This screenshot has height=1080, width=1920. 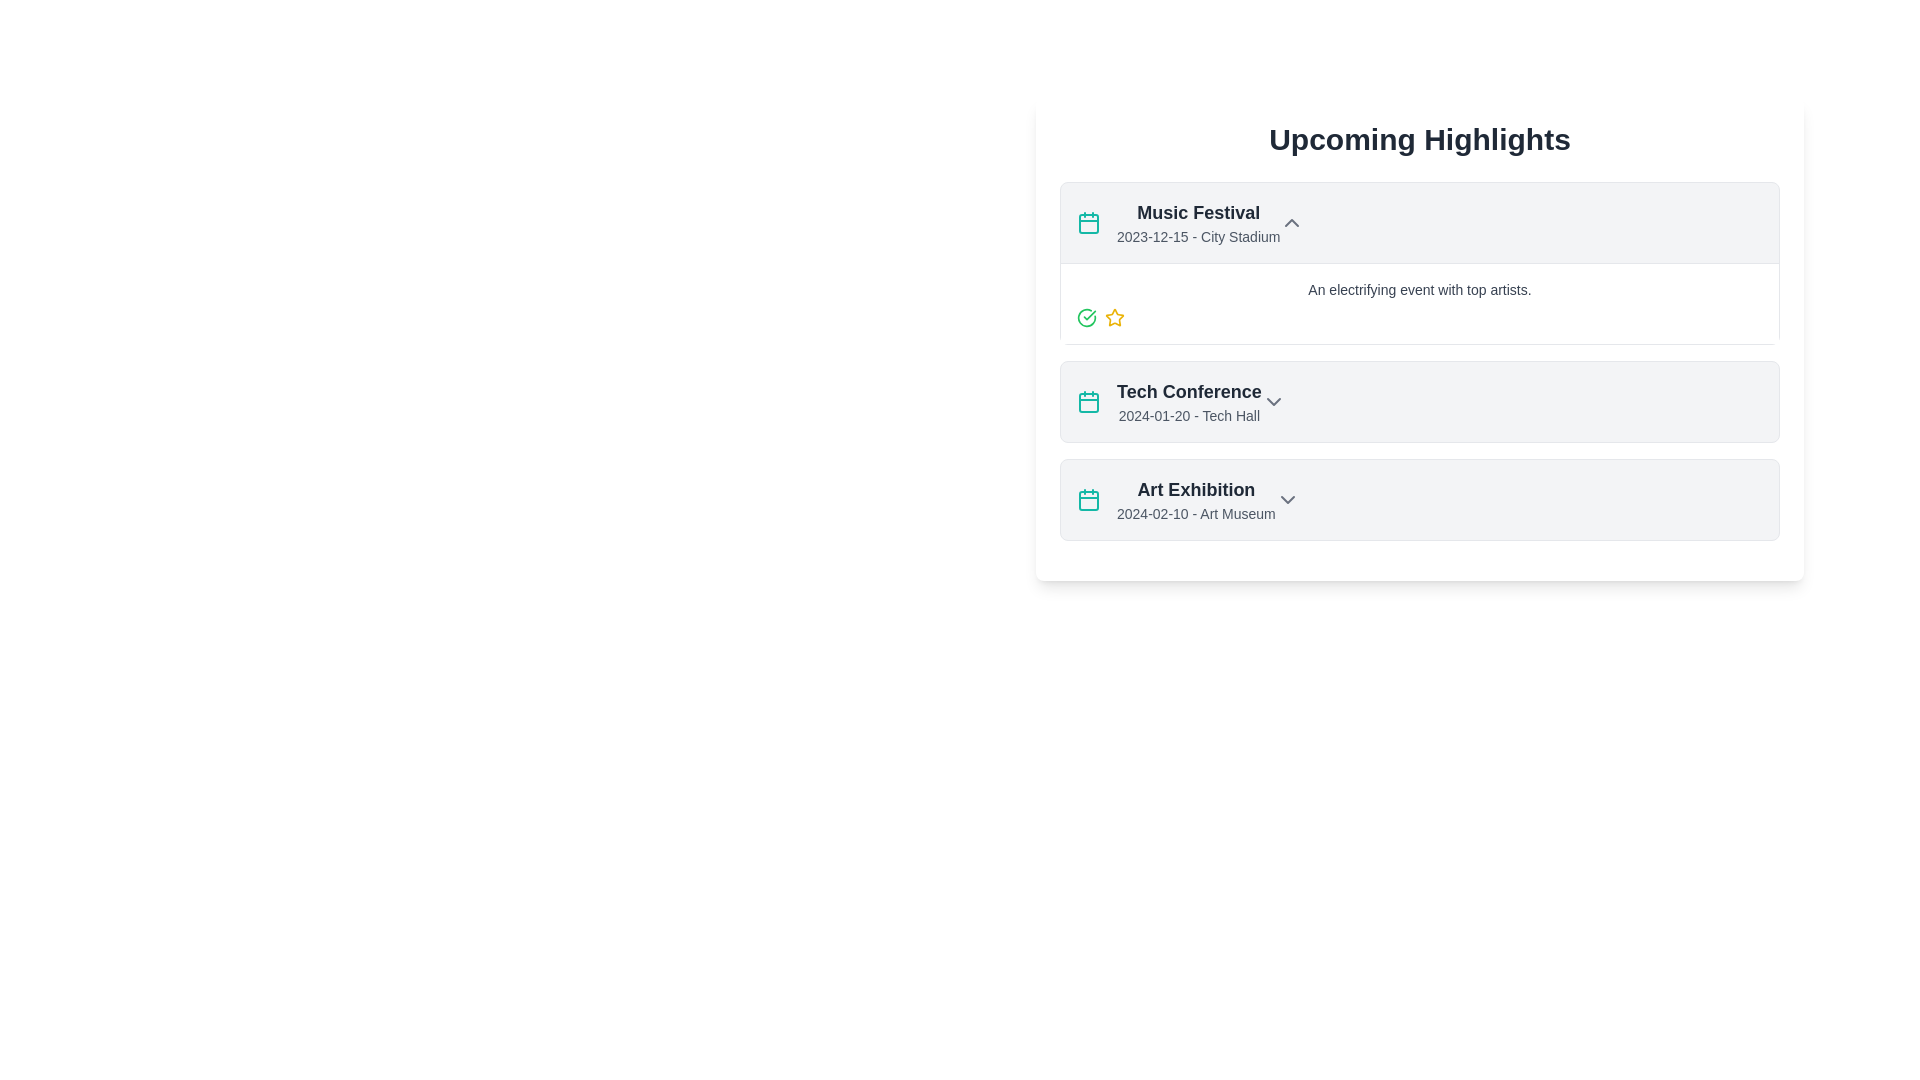 I want to click on the bold text label reading 'Music Festival' which is prominently displayed at the top of the first event entry, so click(x=1198, y=212).